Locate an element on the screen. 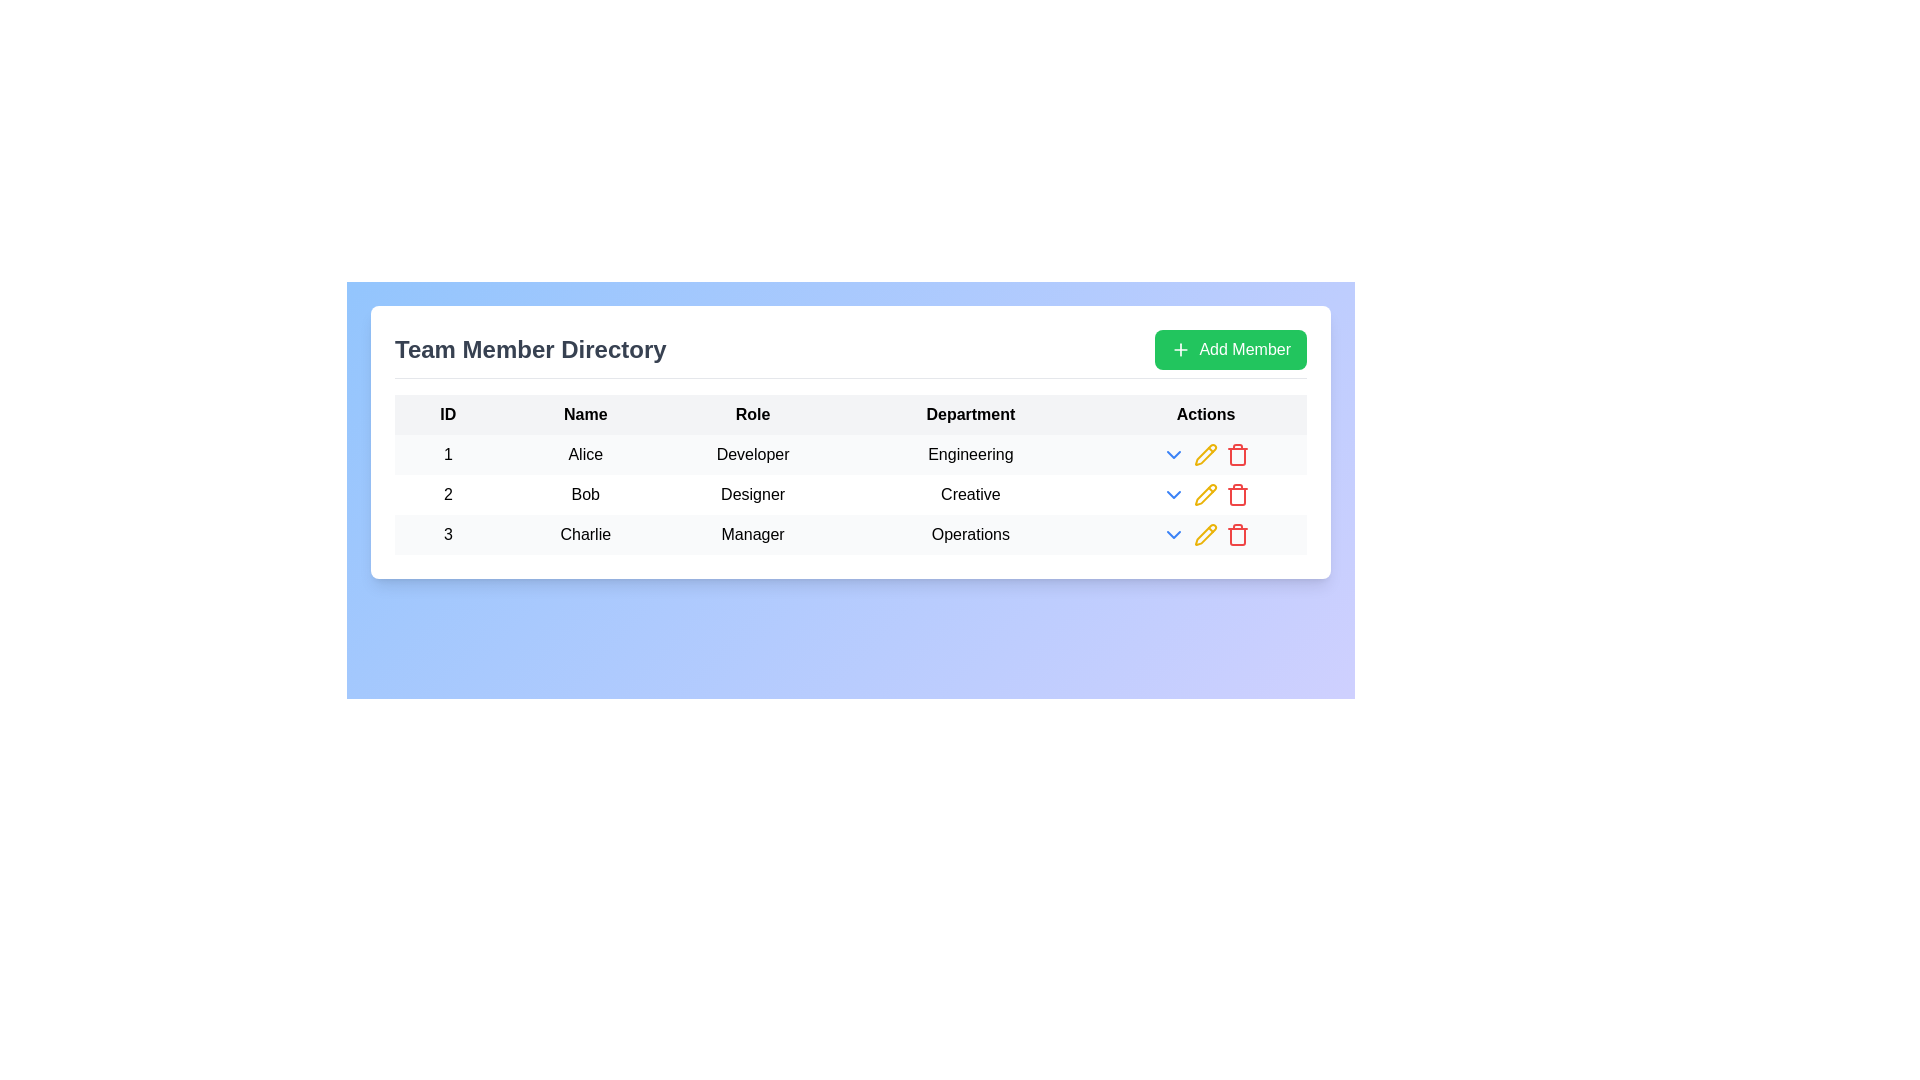  the header label 'Name' in the second column of the table layout, positioned between 'ID' and 'Role' is located at coordinates (584, 414).